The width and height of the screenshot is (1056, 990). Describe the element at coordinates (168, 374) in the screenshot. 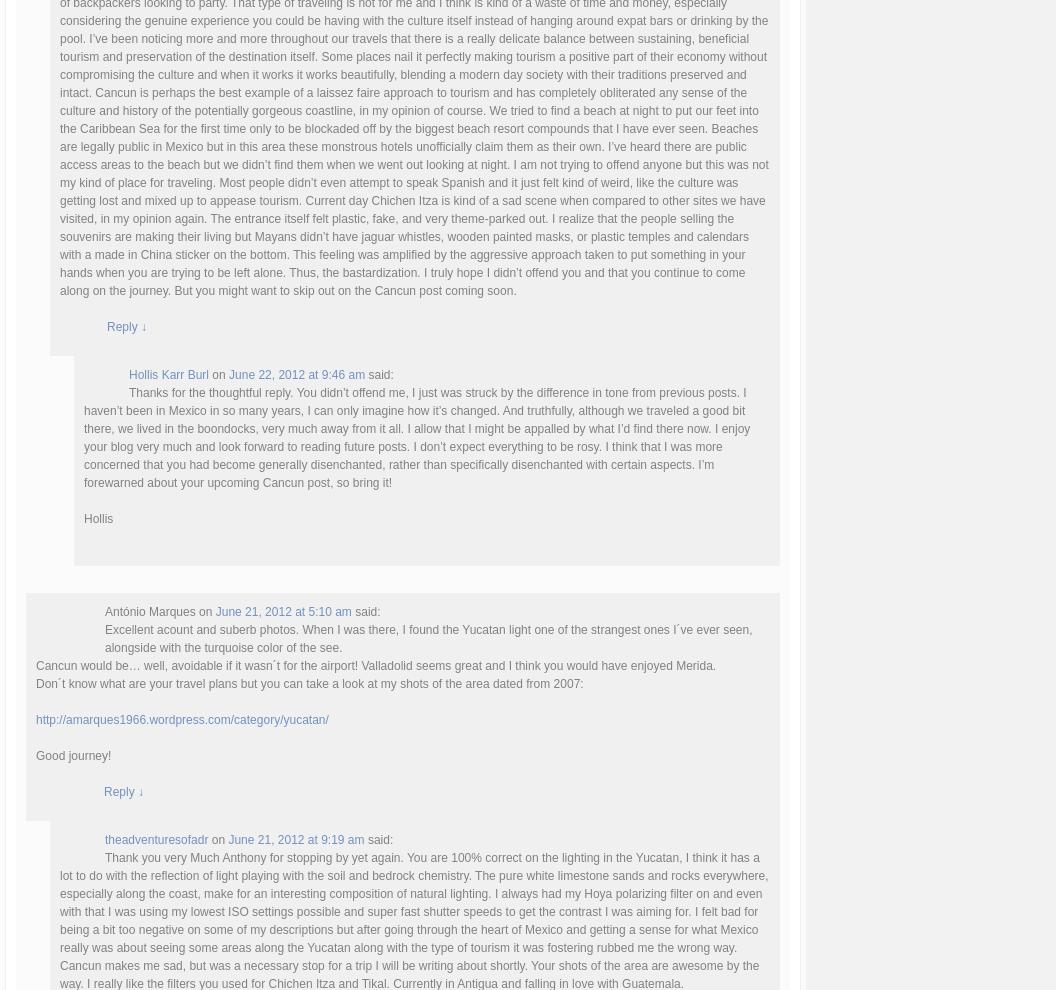

I see `'Hollis Karr Burl'` at that location.